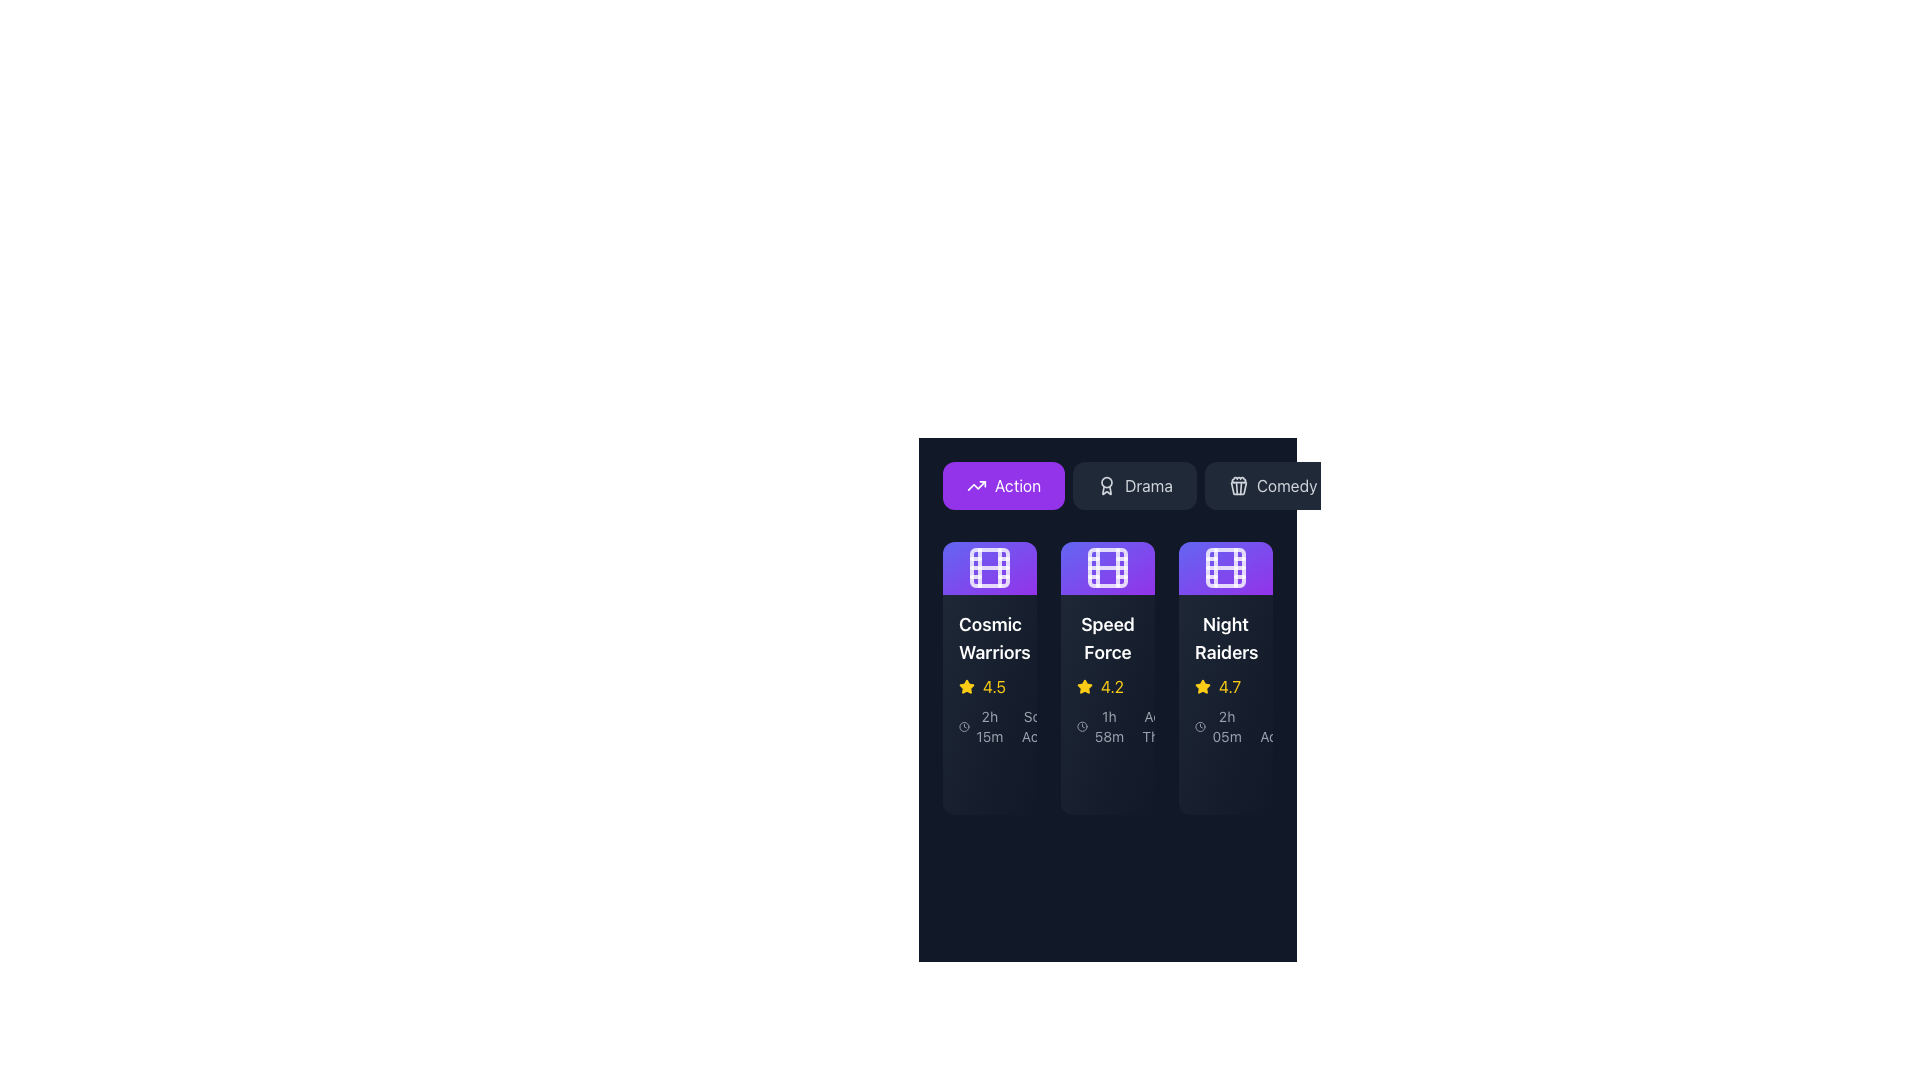 The height and width of the screenshot is (1080, 1920). Describe the element at coordinates (1100, 726) in the screenshot. I see `text content of the duration label for the movie 'Speed Force', located in the middle card of the second row, positioned below the star rating and above the genre description` at that location.